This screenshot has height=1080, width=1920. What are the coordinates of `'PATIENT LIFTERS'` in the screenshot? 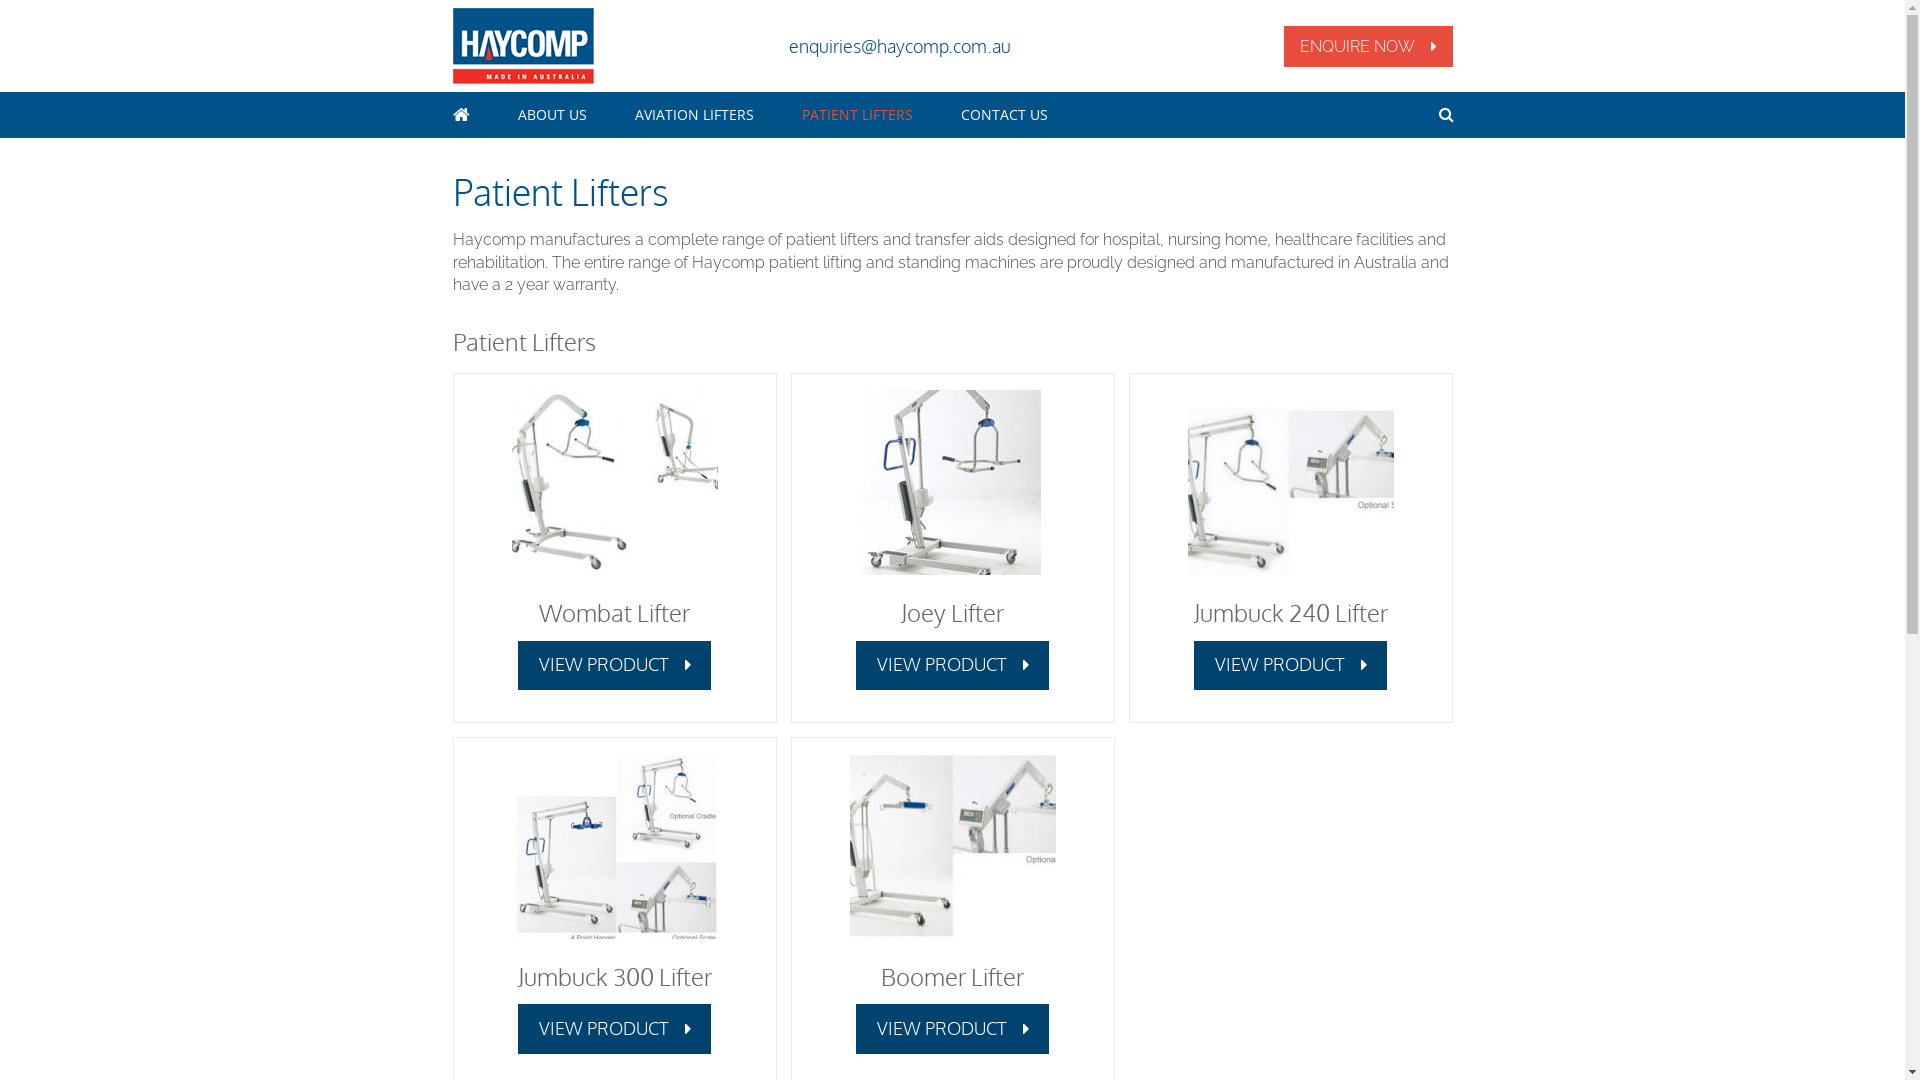 It's located at (801, 115).